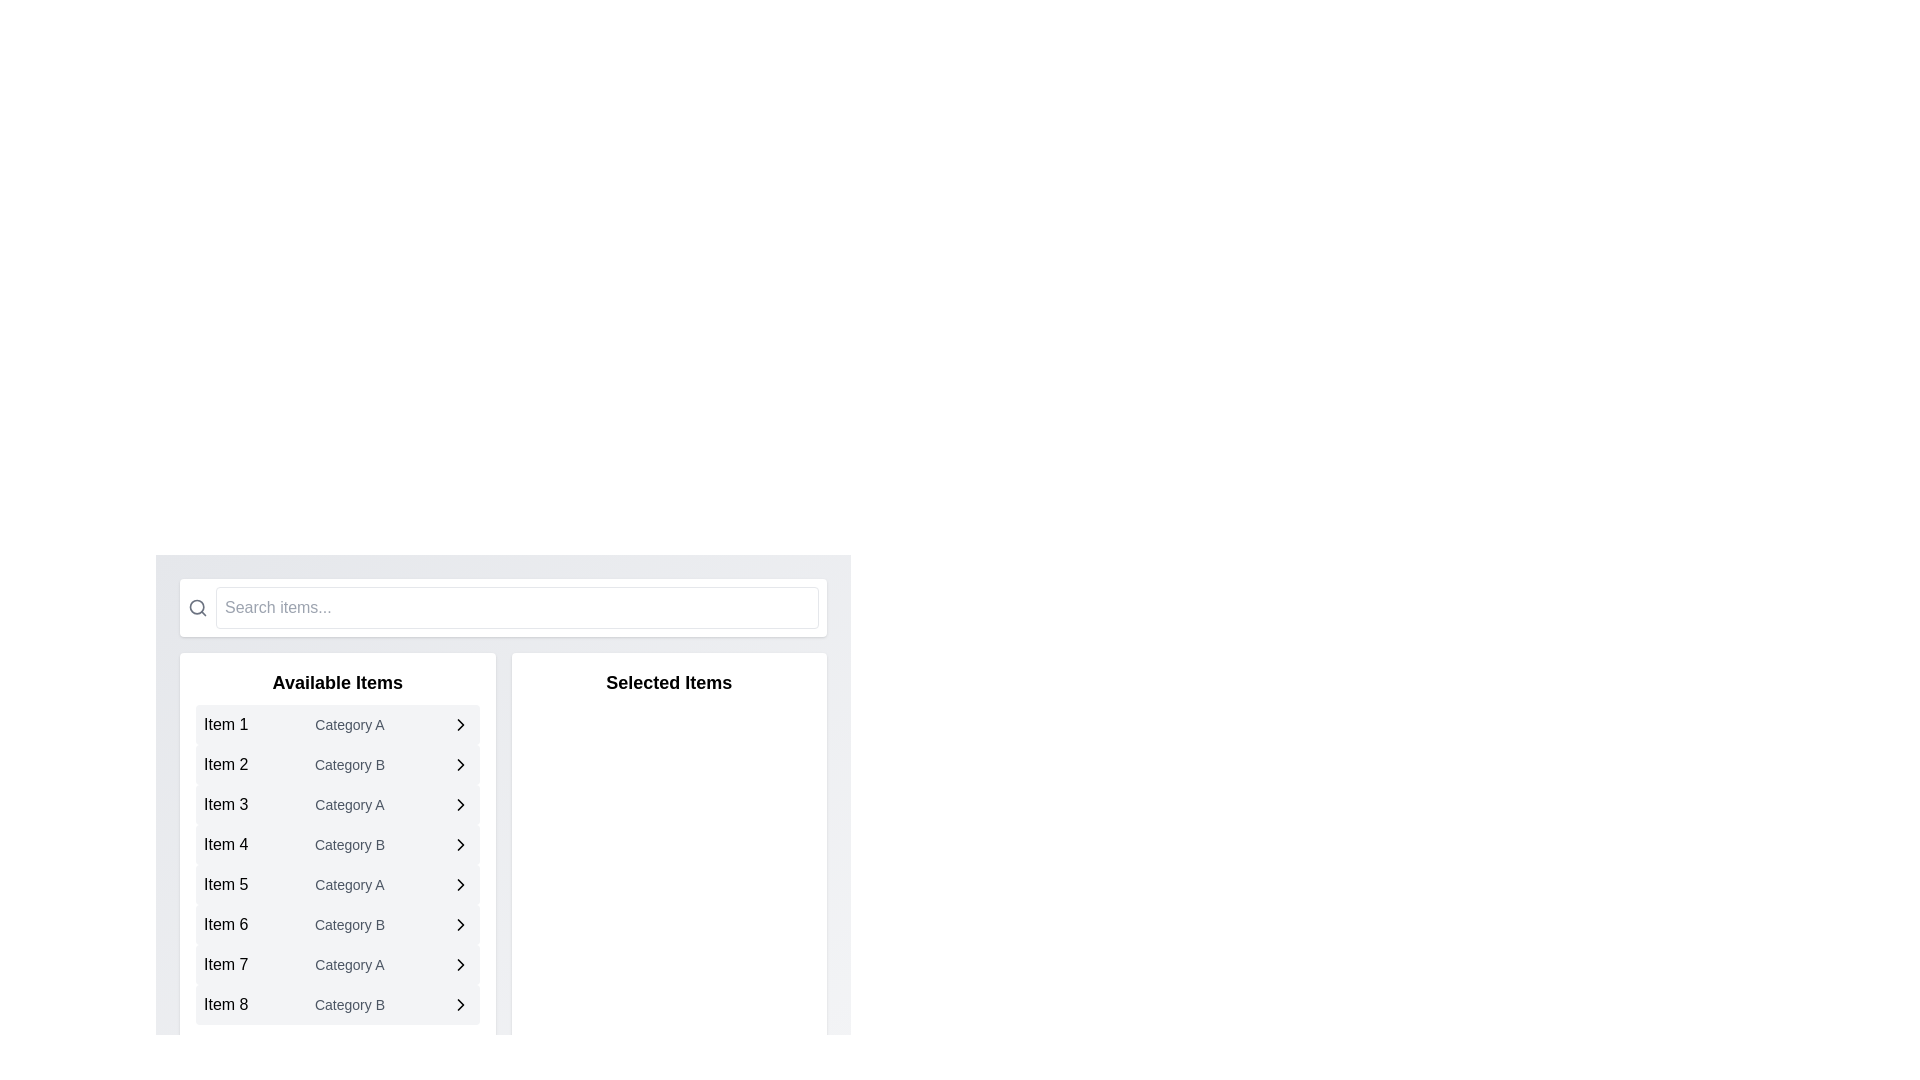 The image size is (1920, 1080). What do you see at coordinates (460, 764) in the screenshot?
I see `the chevron icon located to the right of 'Category B' in the 'Available Items' section for 'Item 2'` at bounding box center [460, 764].